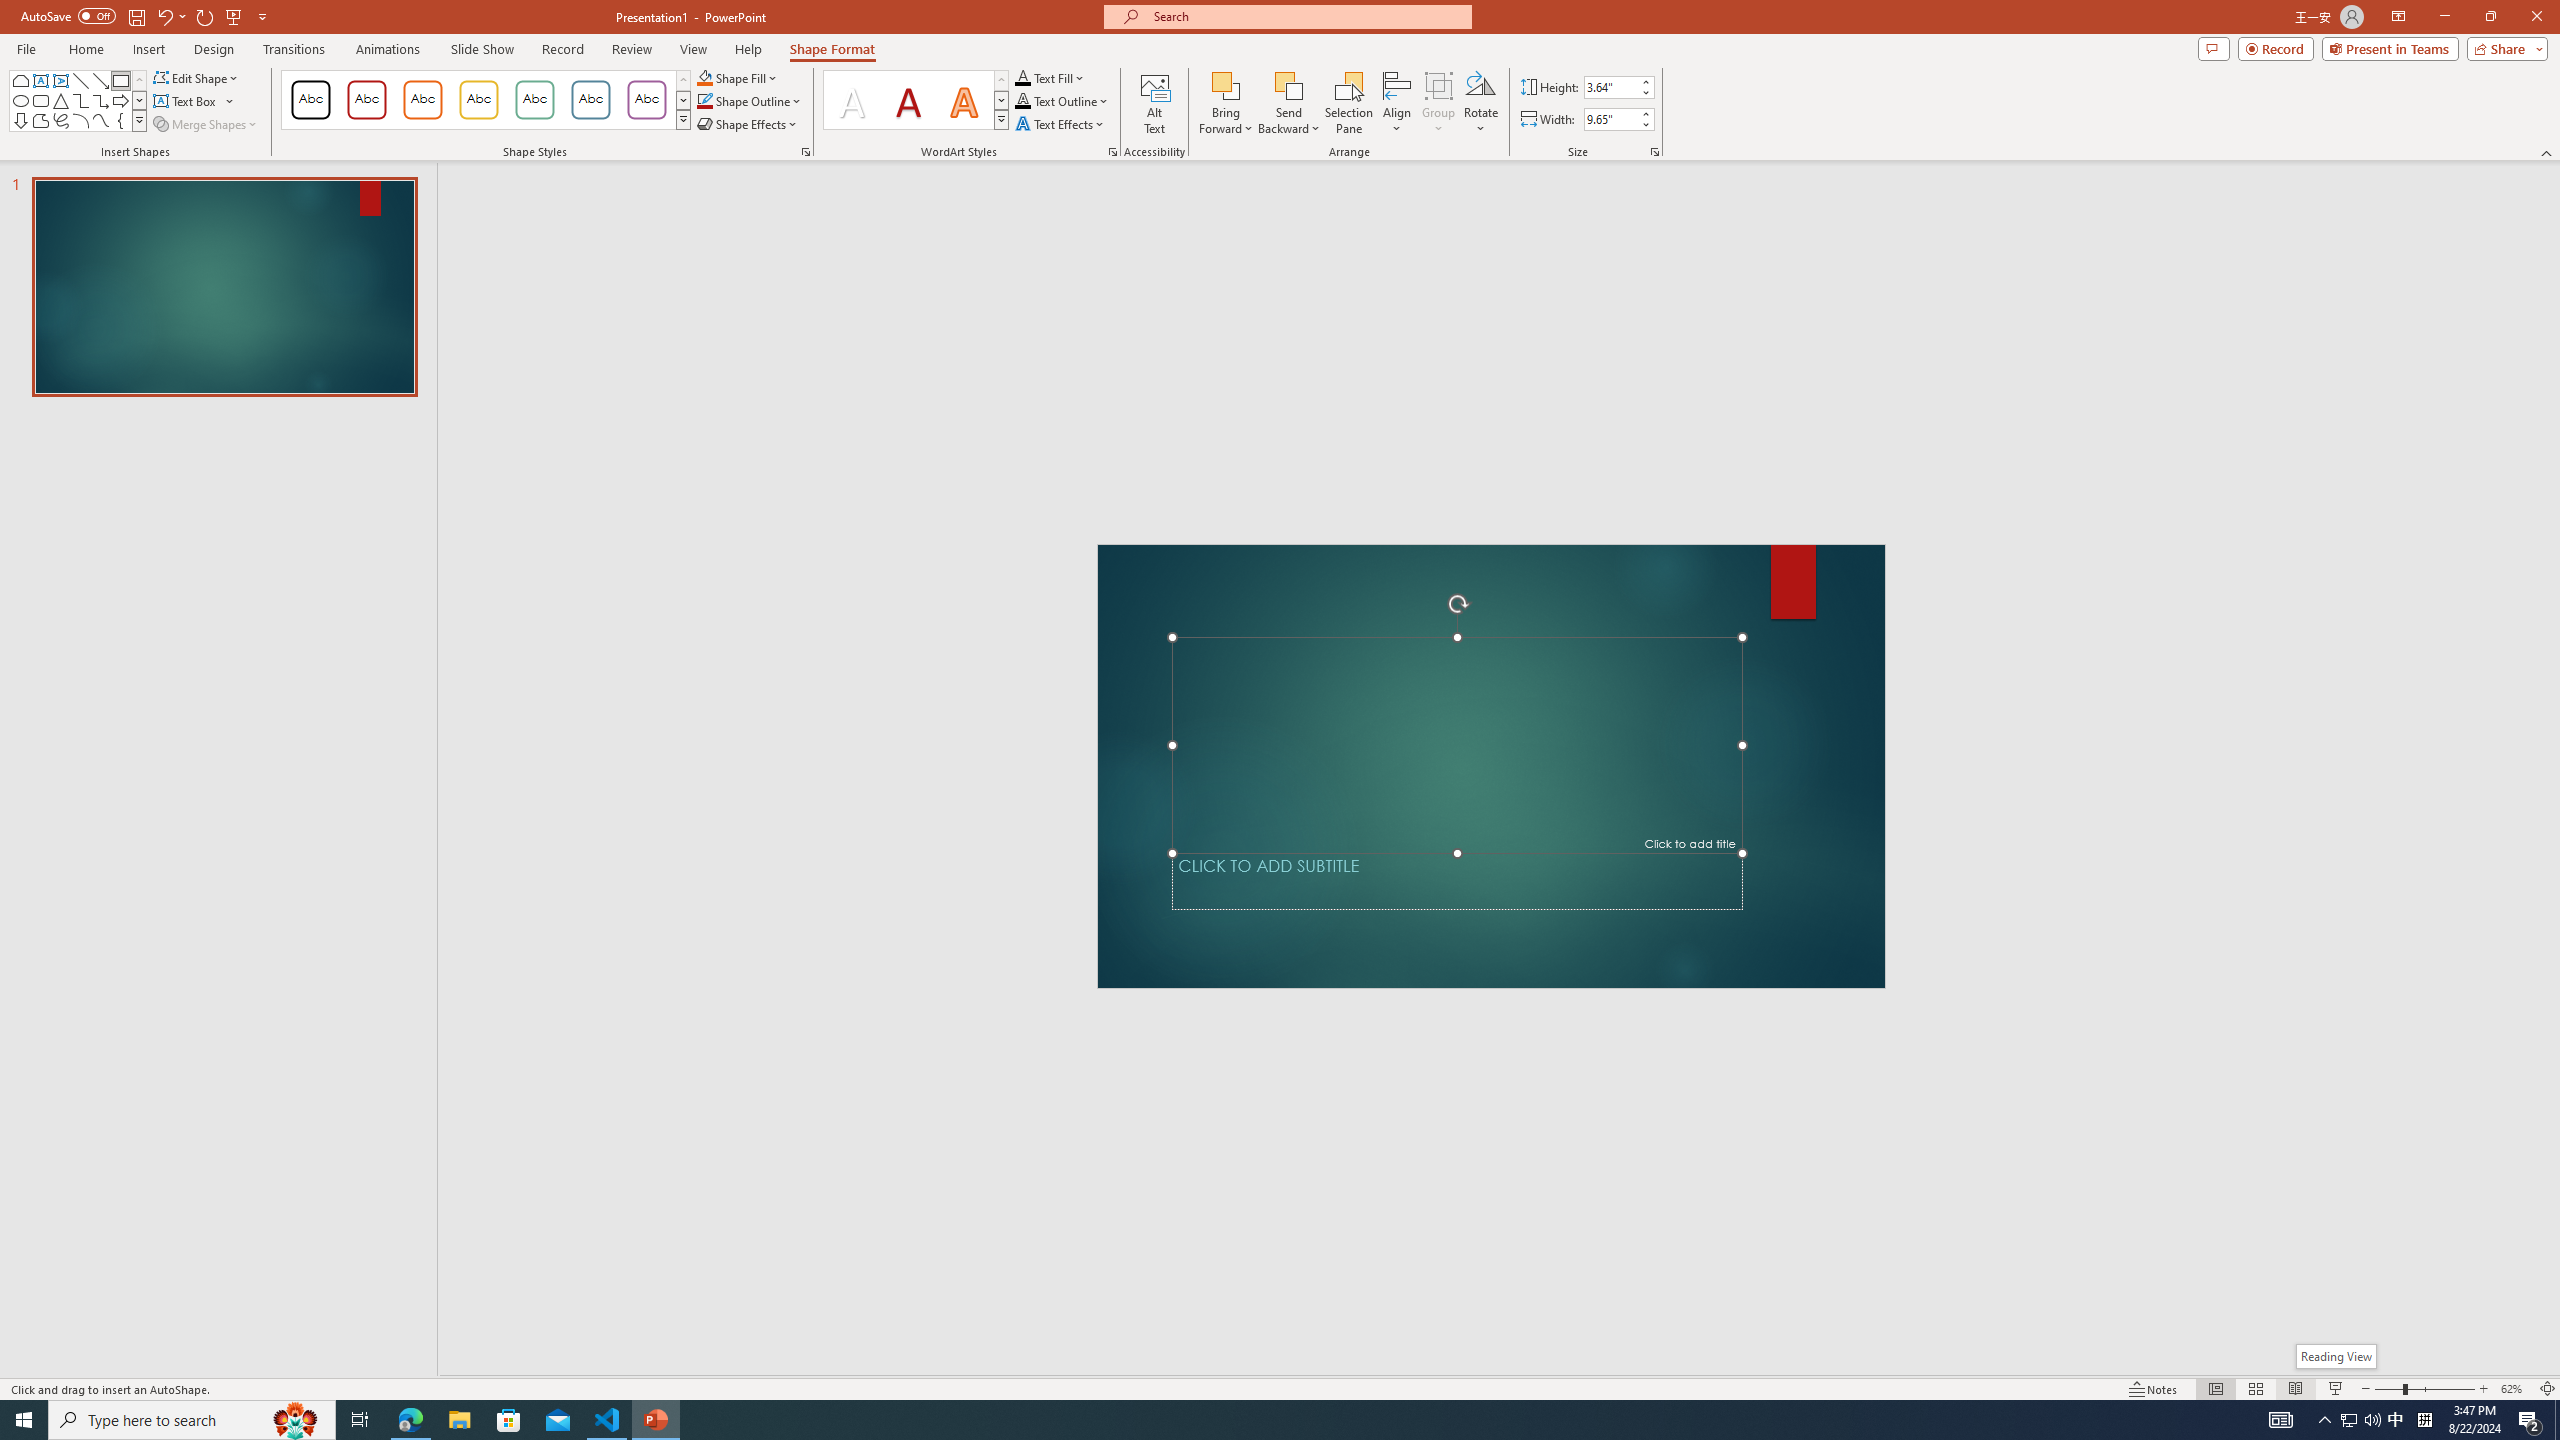  I want to click on 'Colored Outline - Green, Accent 4', so click(534, 99).